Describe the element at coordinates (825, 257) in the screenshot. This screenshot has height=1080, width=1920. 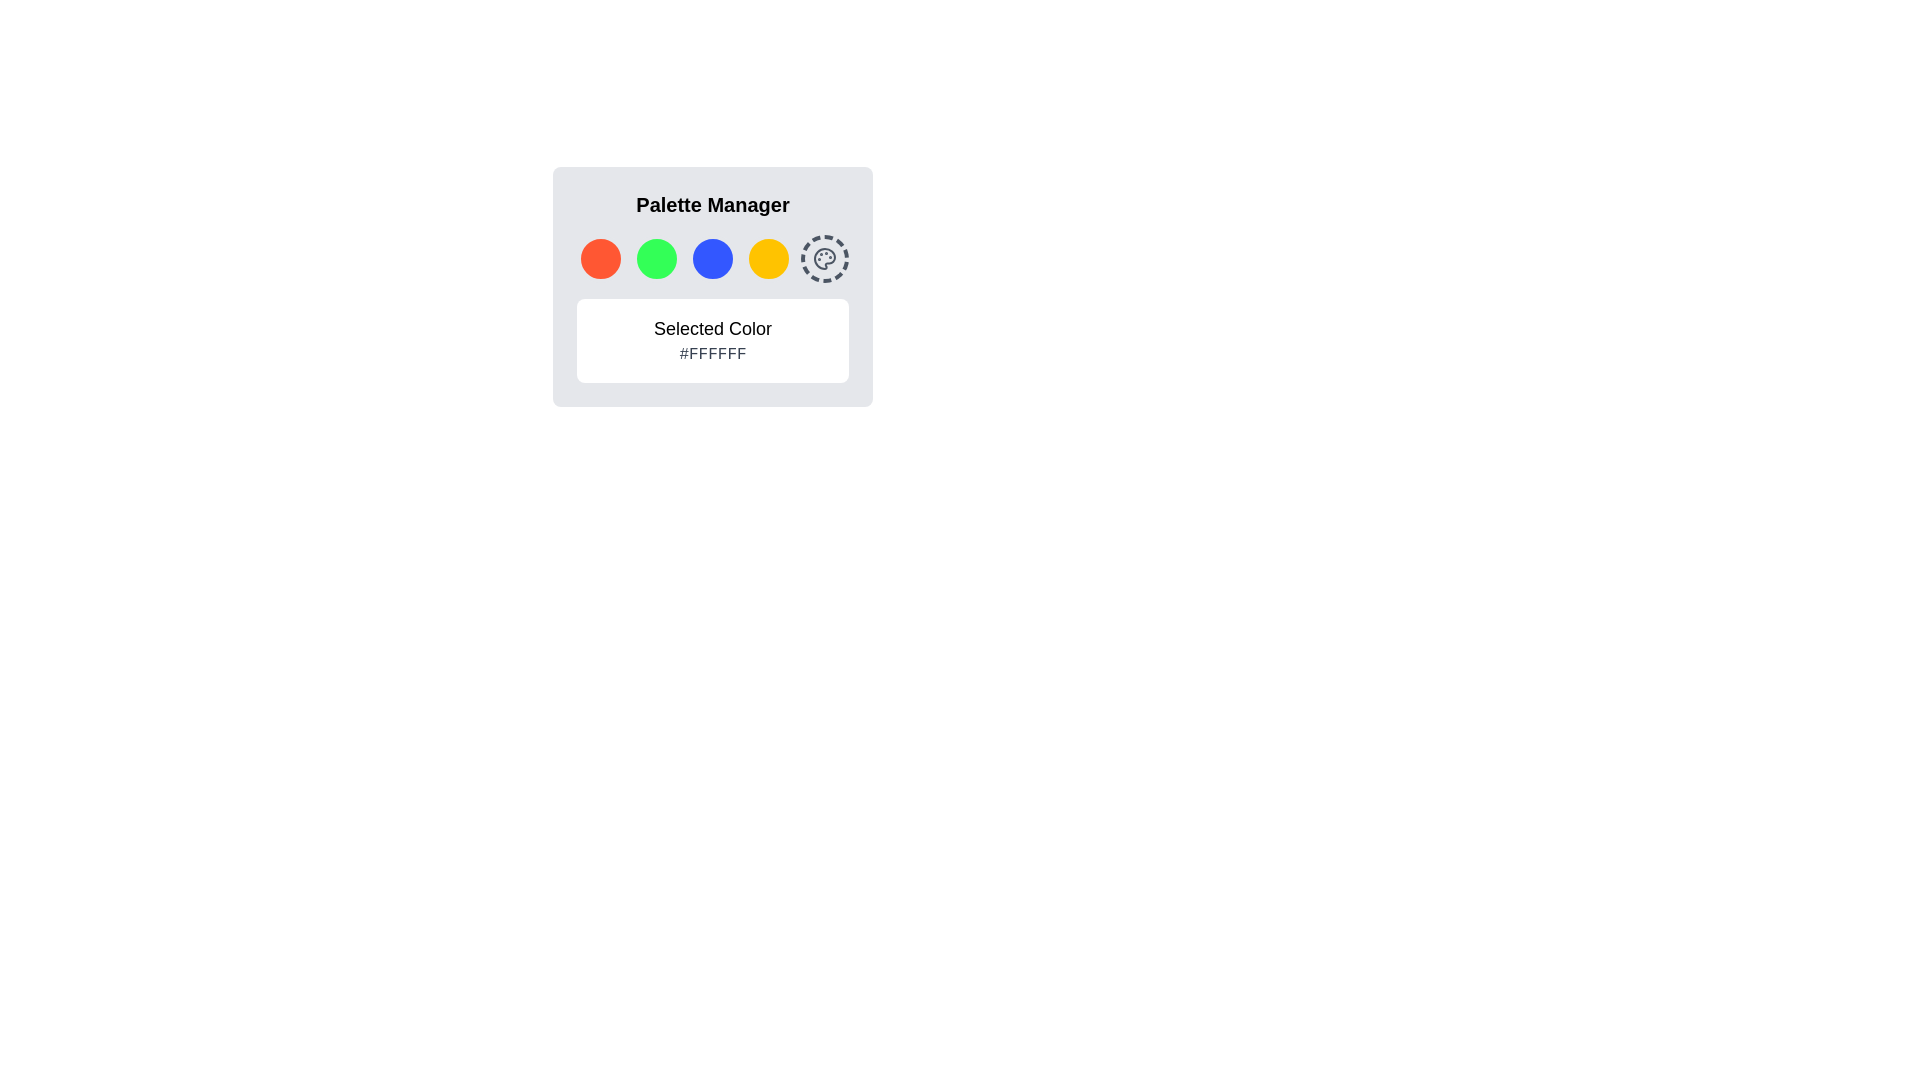
I see `the circular button with an icon located at the farthest right in a horizontal sequence of five buttons` at that location.